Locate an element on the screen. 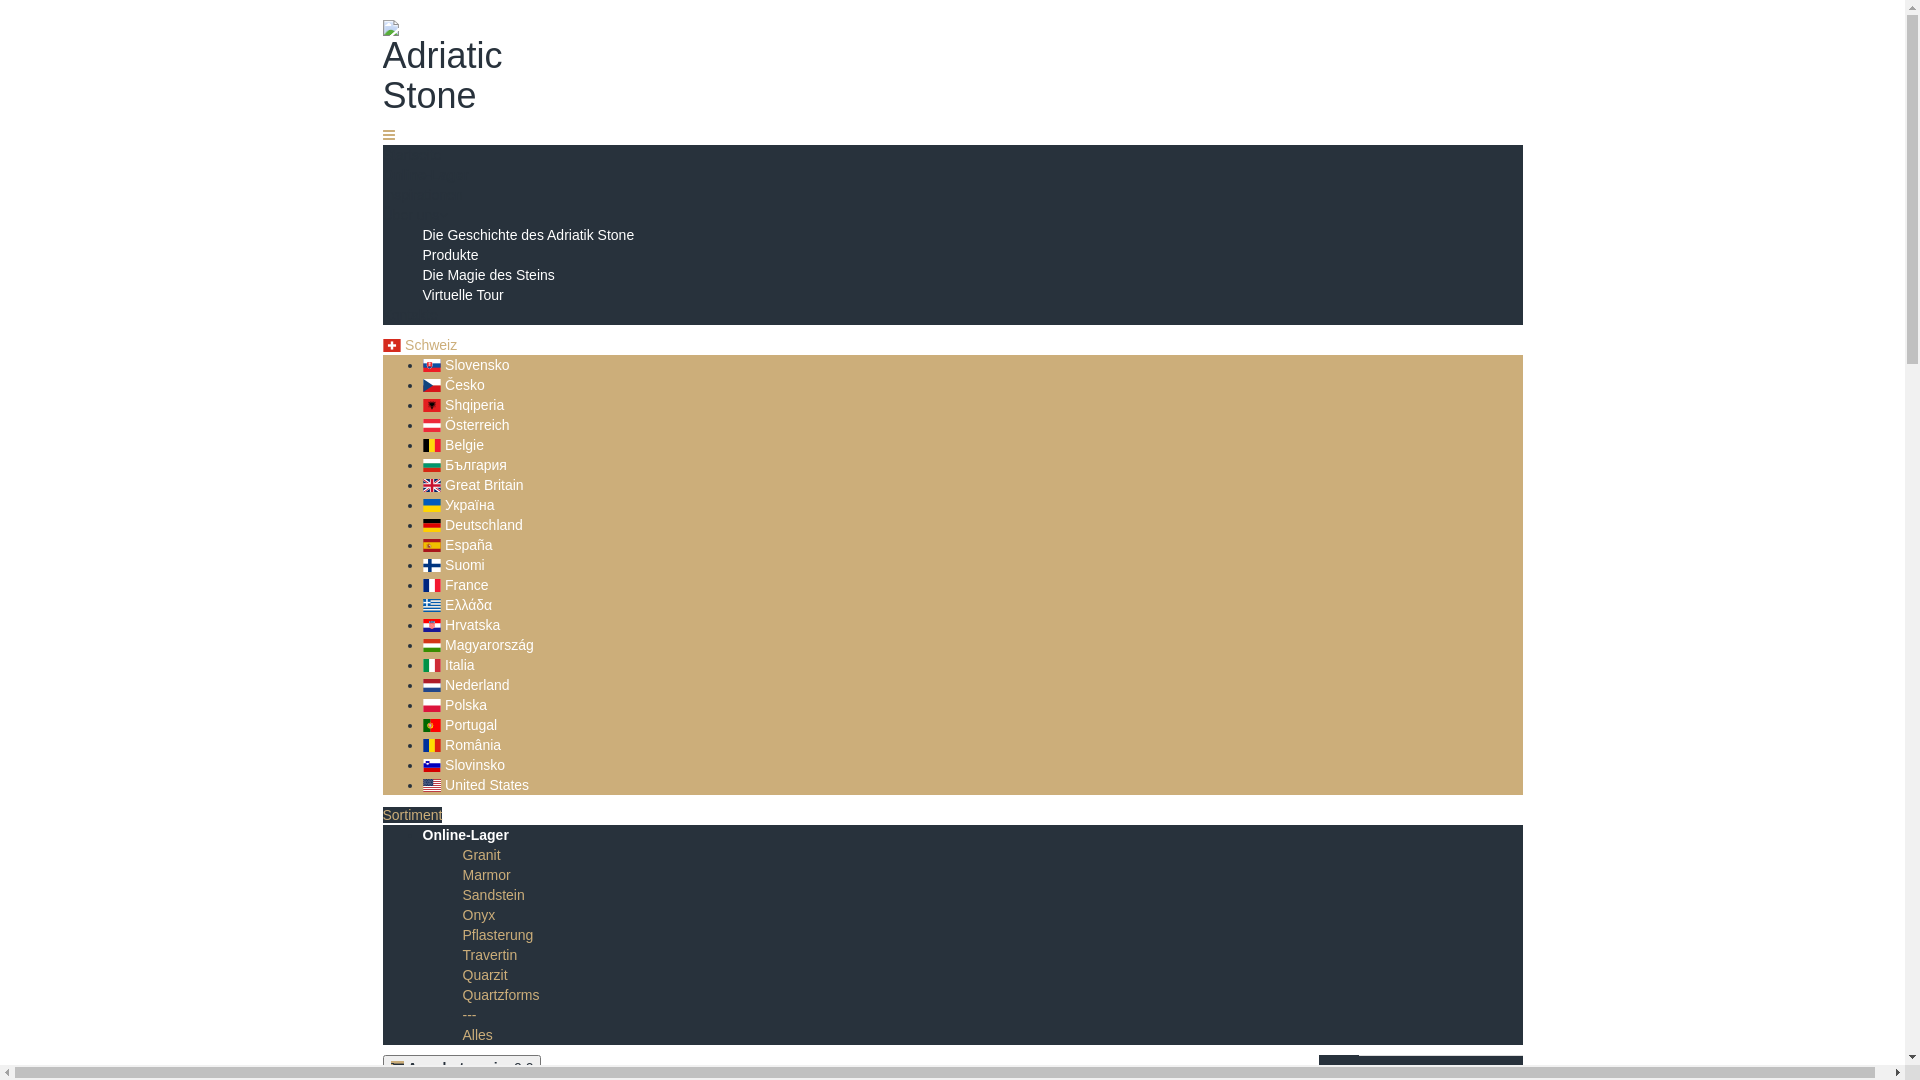 This screenshot has height=1080, width=1920. 'Quarzit' is located at coordinates (484, 974).